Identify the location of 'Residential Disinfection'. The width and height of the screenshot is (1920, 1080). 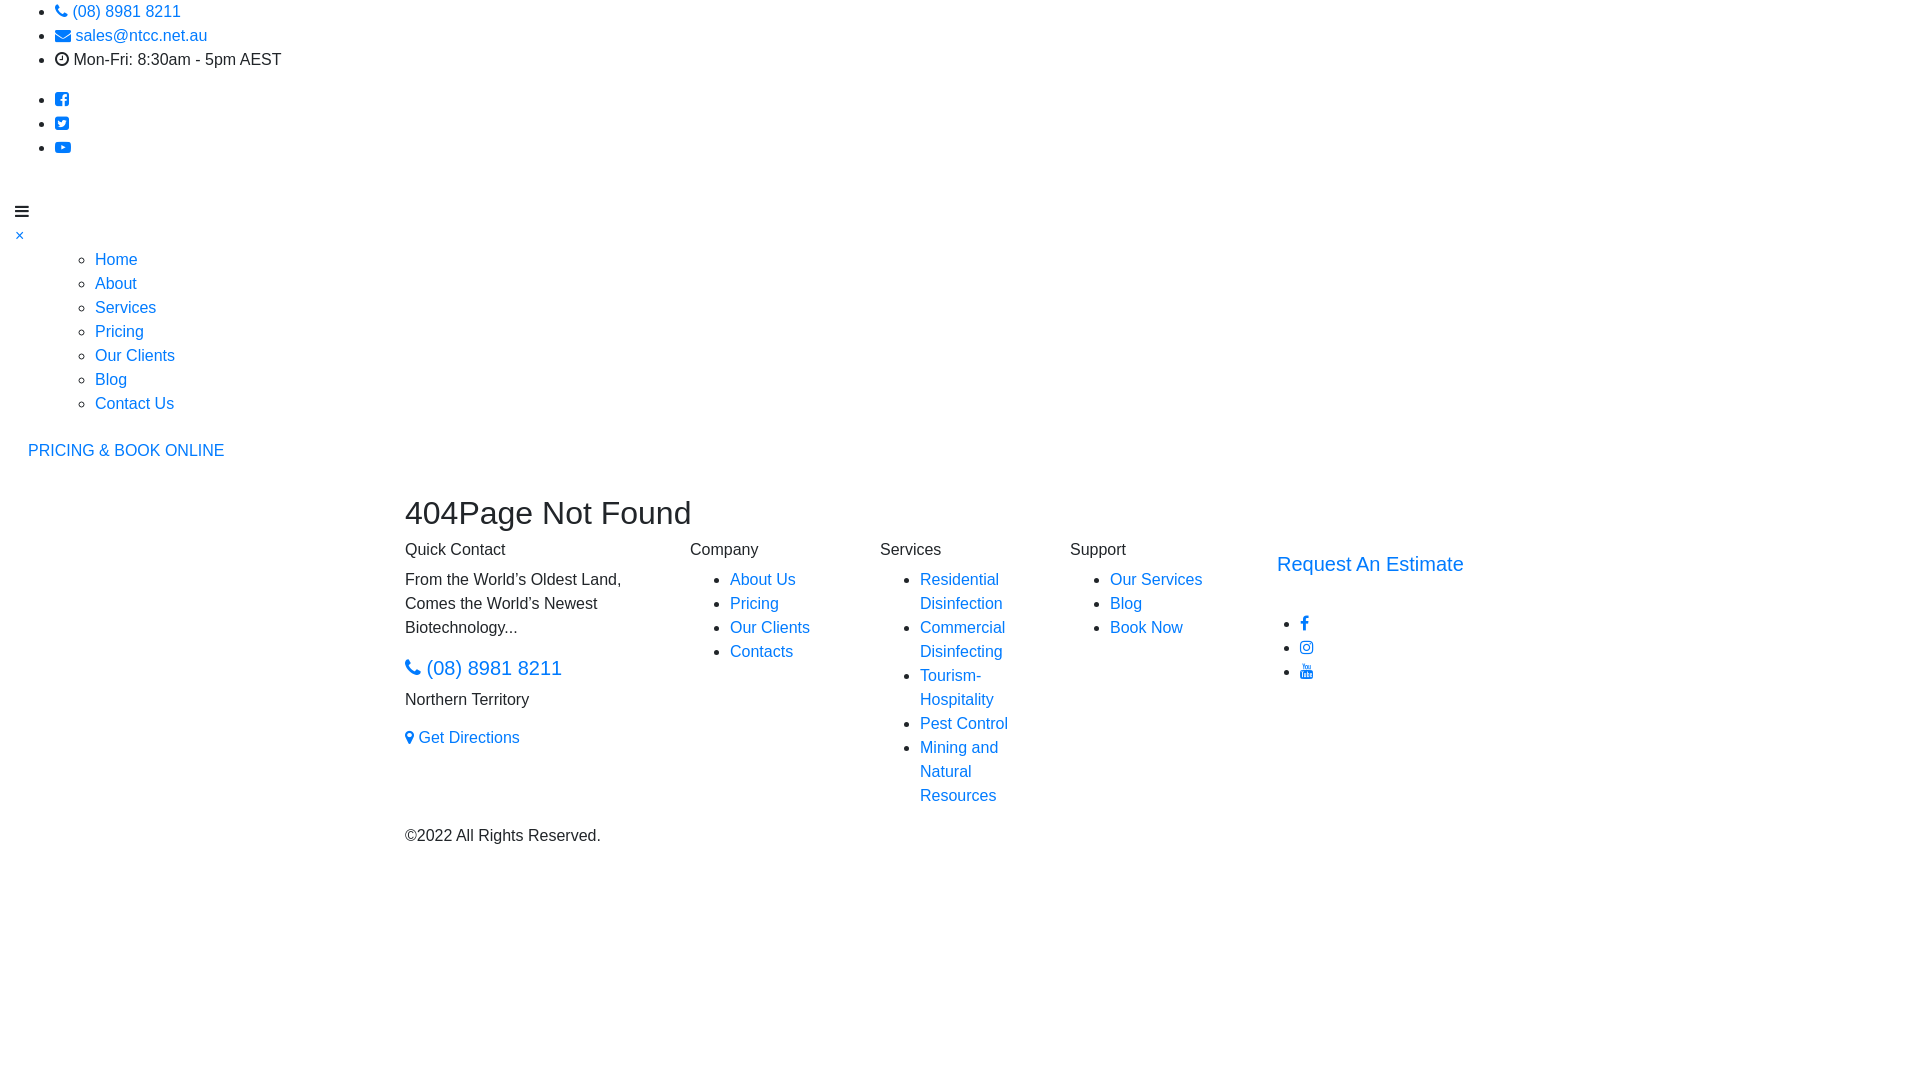
(961, 590).